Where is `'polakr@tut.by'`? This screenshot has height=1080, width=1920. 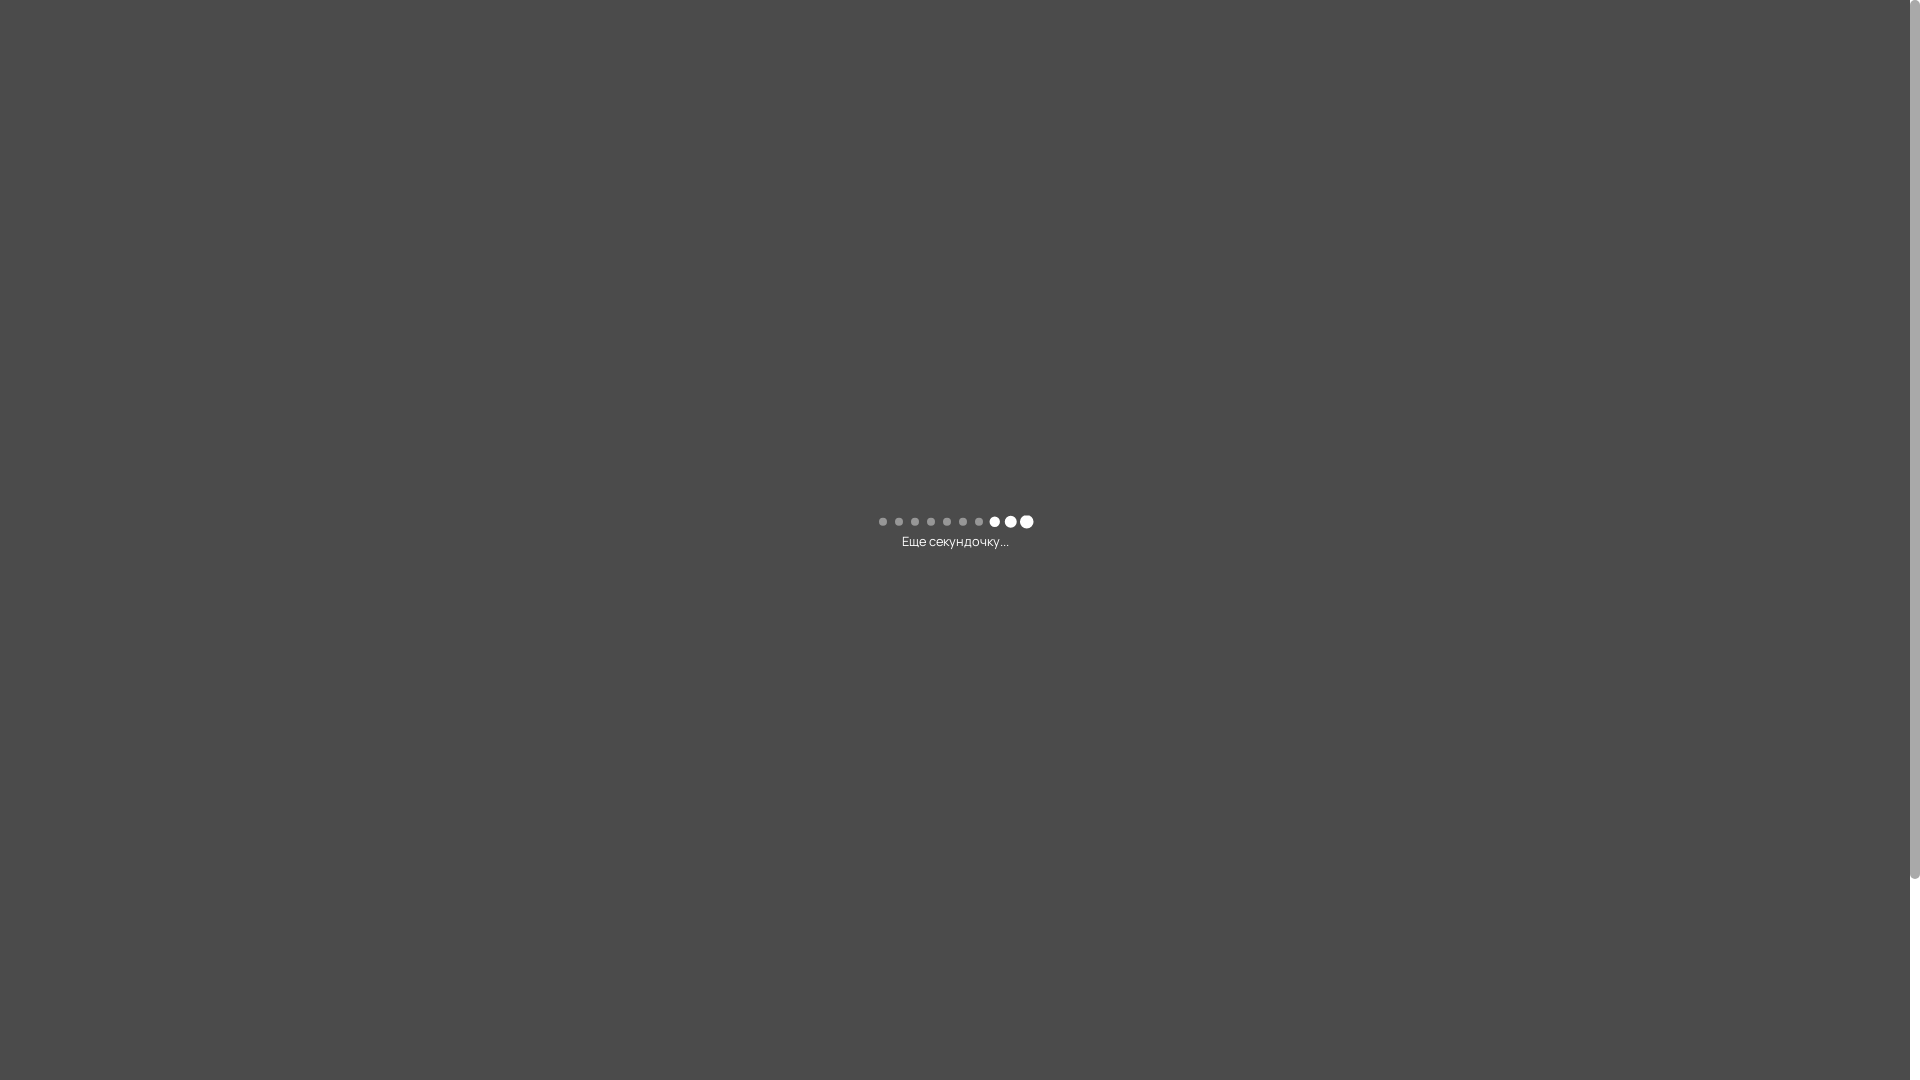
'polakr@tut.by' is located at coordinates (1512, 50).